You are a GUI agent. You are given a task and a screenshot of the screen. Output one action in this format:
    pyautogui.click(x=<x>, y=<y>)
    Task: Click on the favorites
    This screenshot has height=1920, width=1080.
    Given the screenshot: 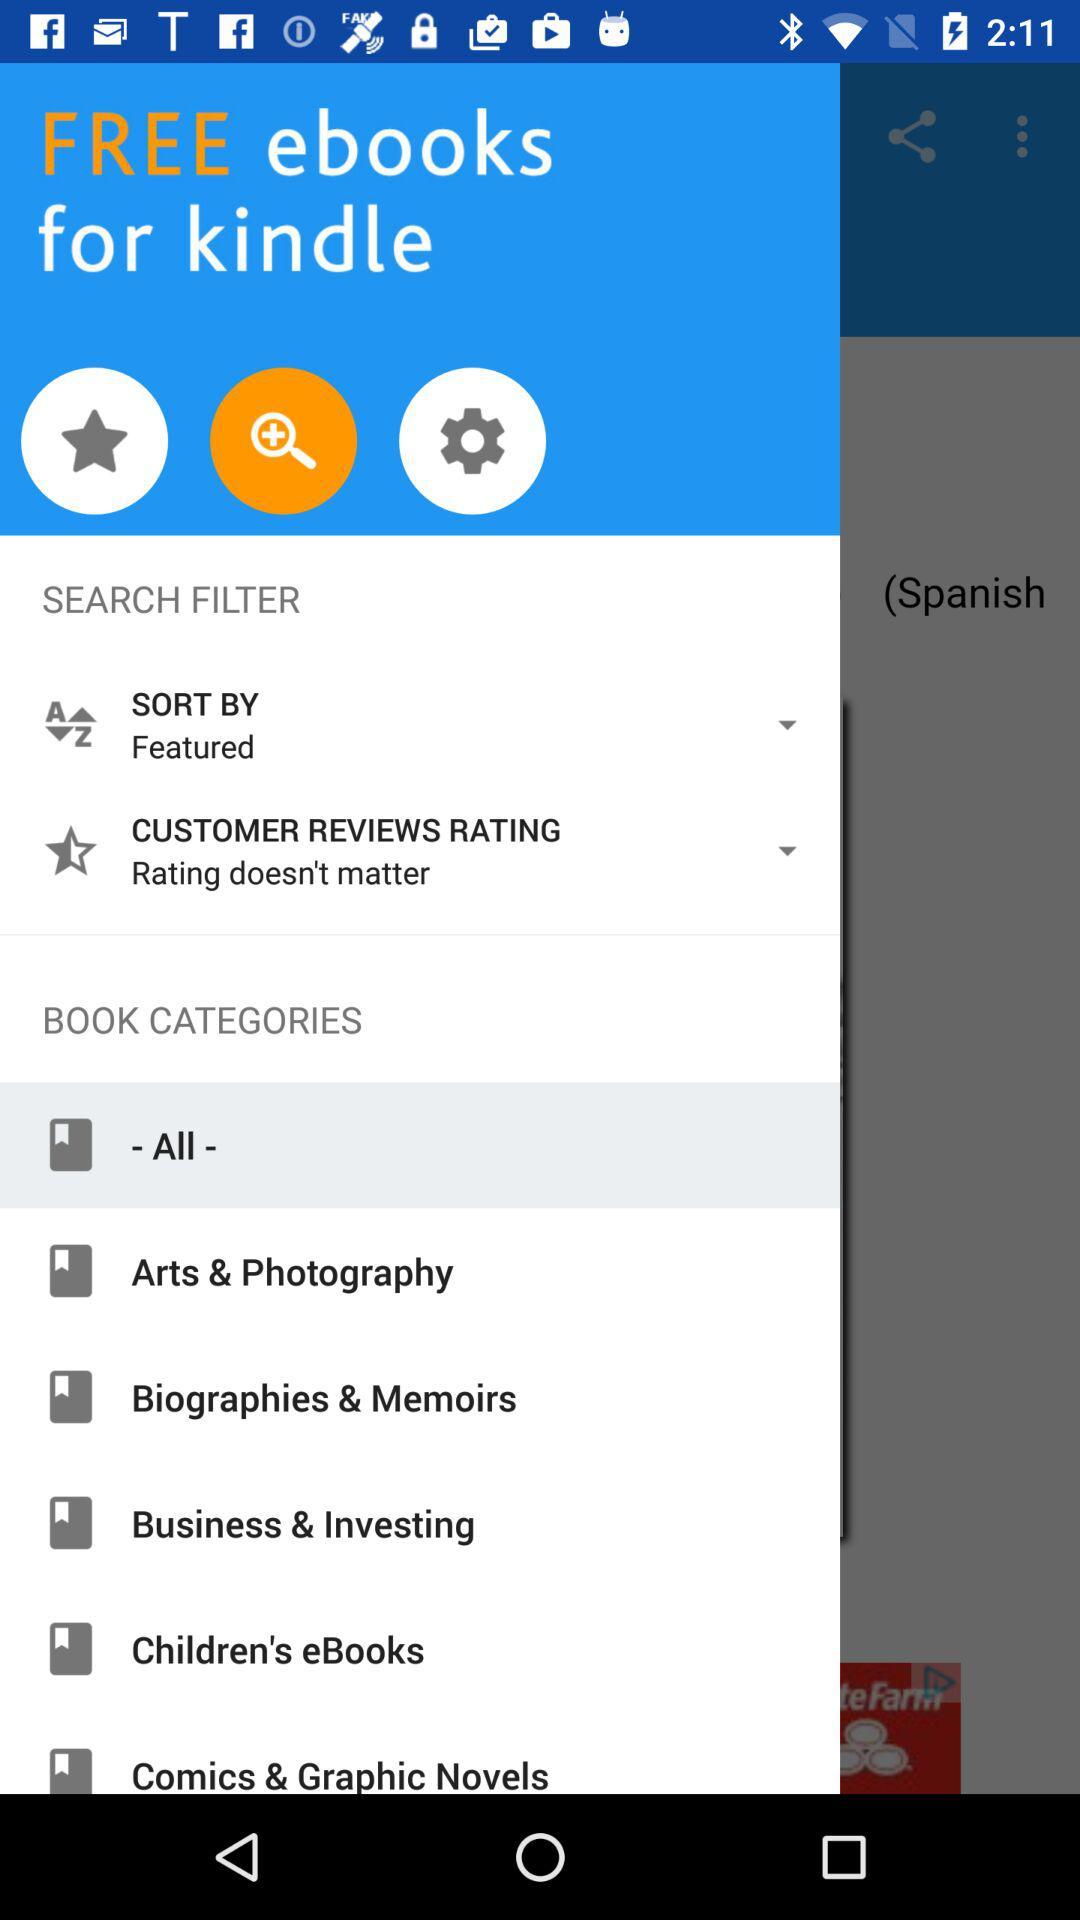 What is the action you would take?
    pyautogui.click(x=94, y=440)
    